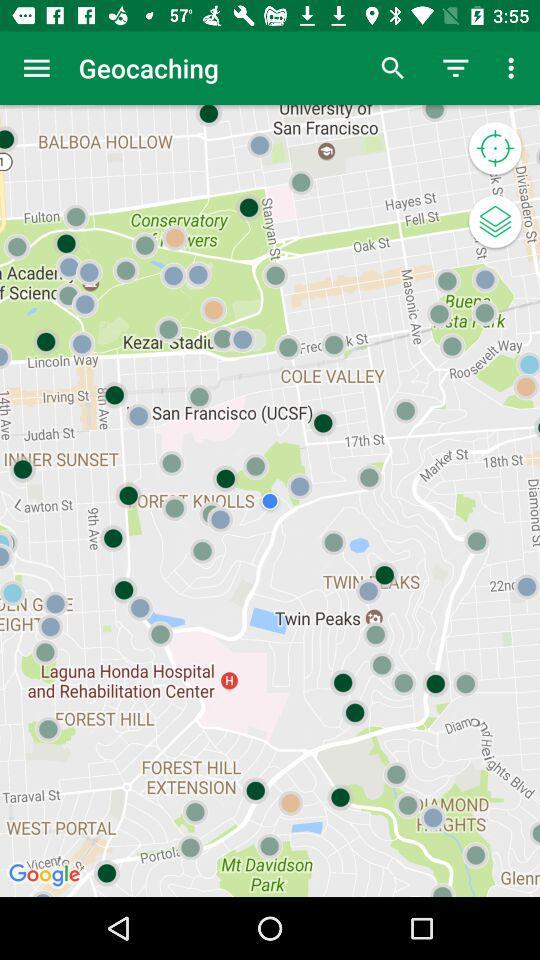  What do you see at coordinates (36, 68) in the screenshot?
I see `the item next to geocaching icon` at bounding box center [36, 68].